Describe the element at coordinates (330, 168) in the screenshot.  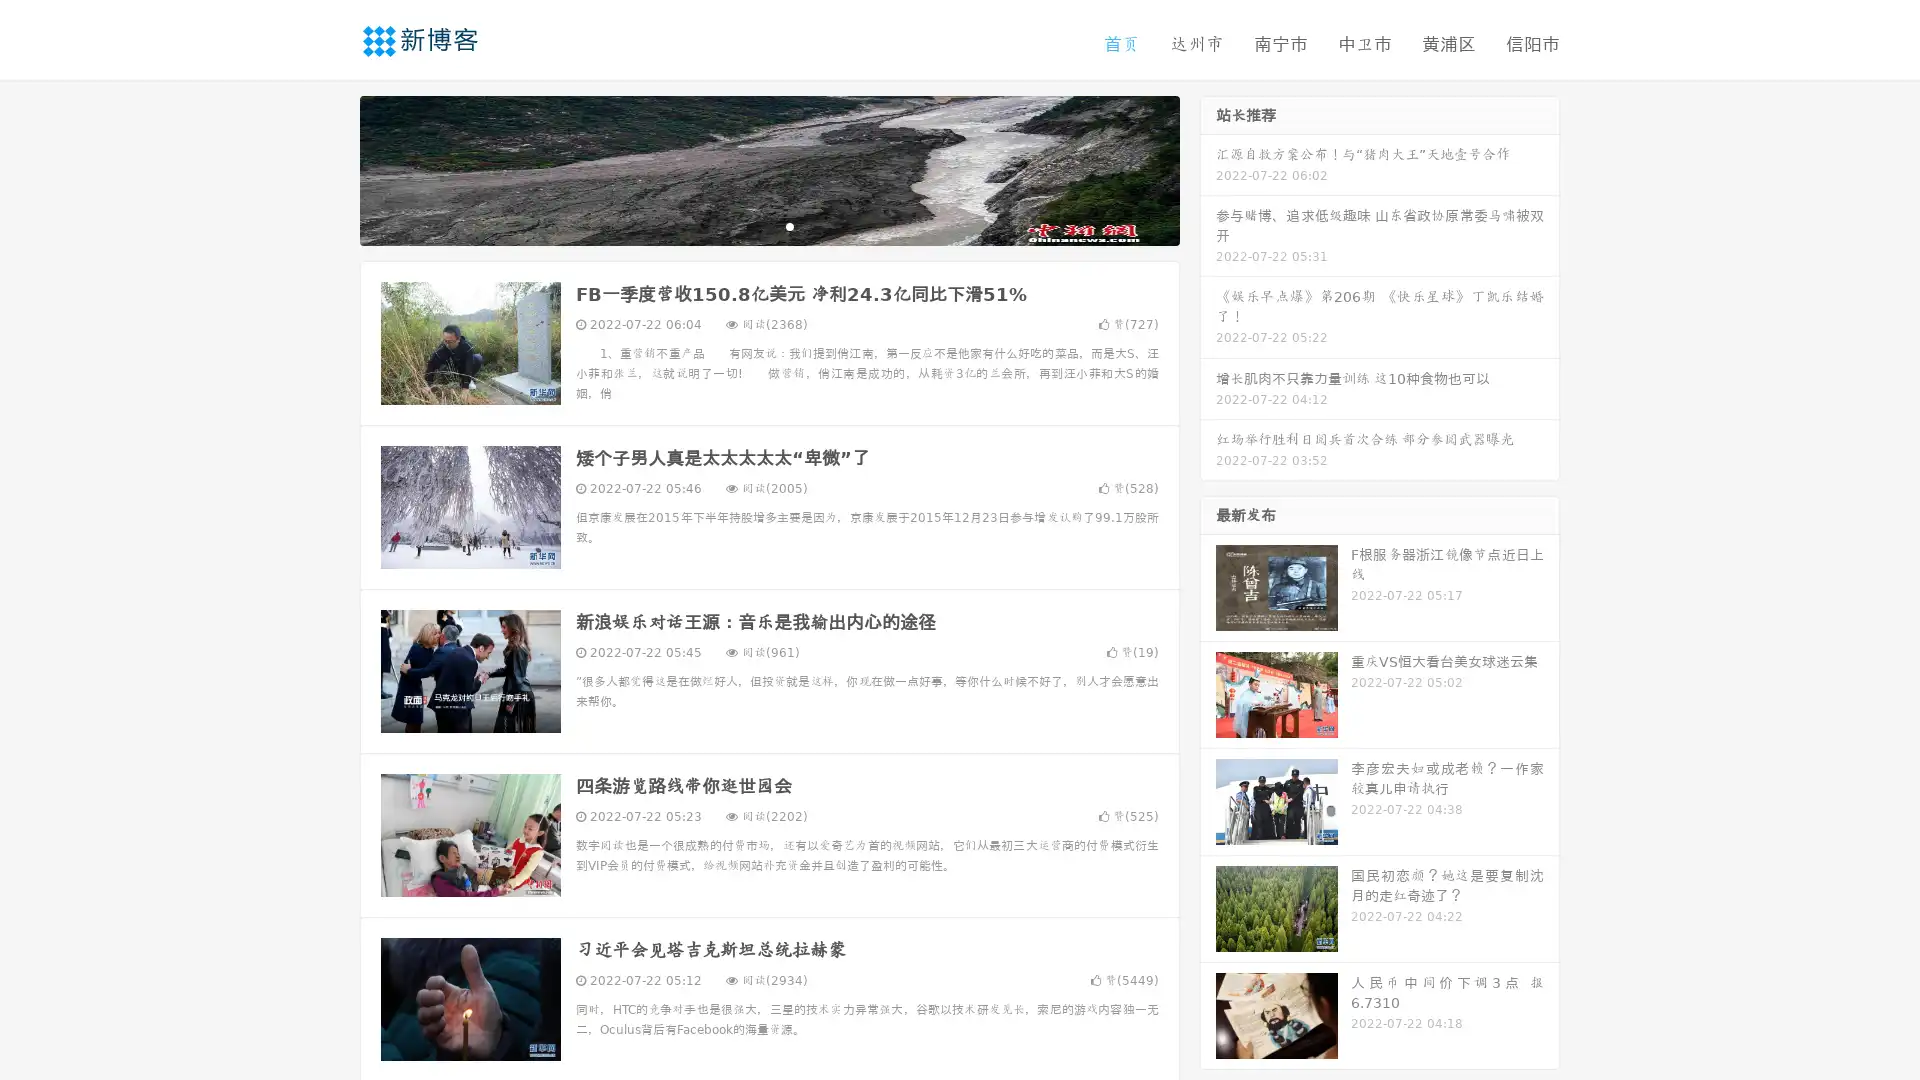
I see `Previous slide` at that location.